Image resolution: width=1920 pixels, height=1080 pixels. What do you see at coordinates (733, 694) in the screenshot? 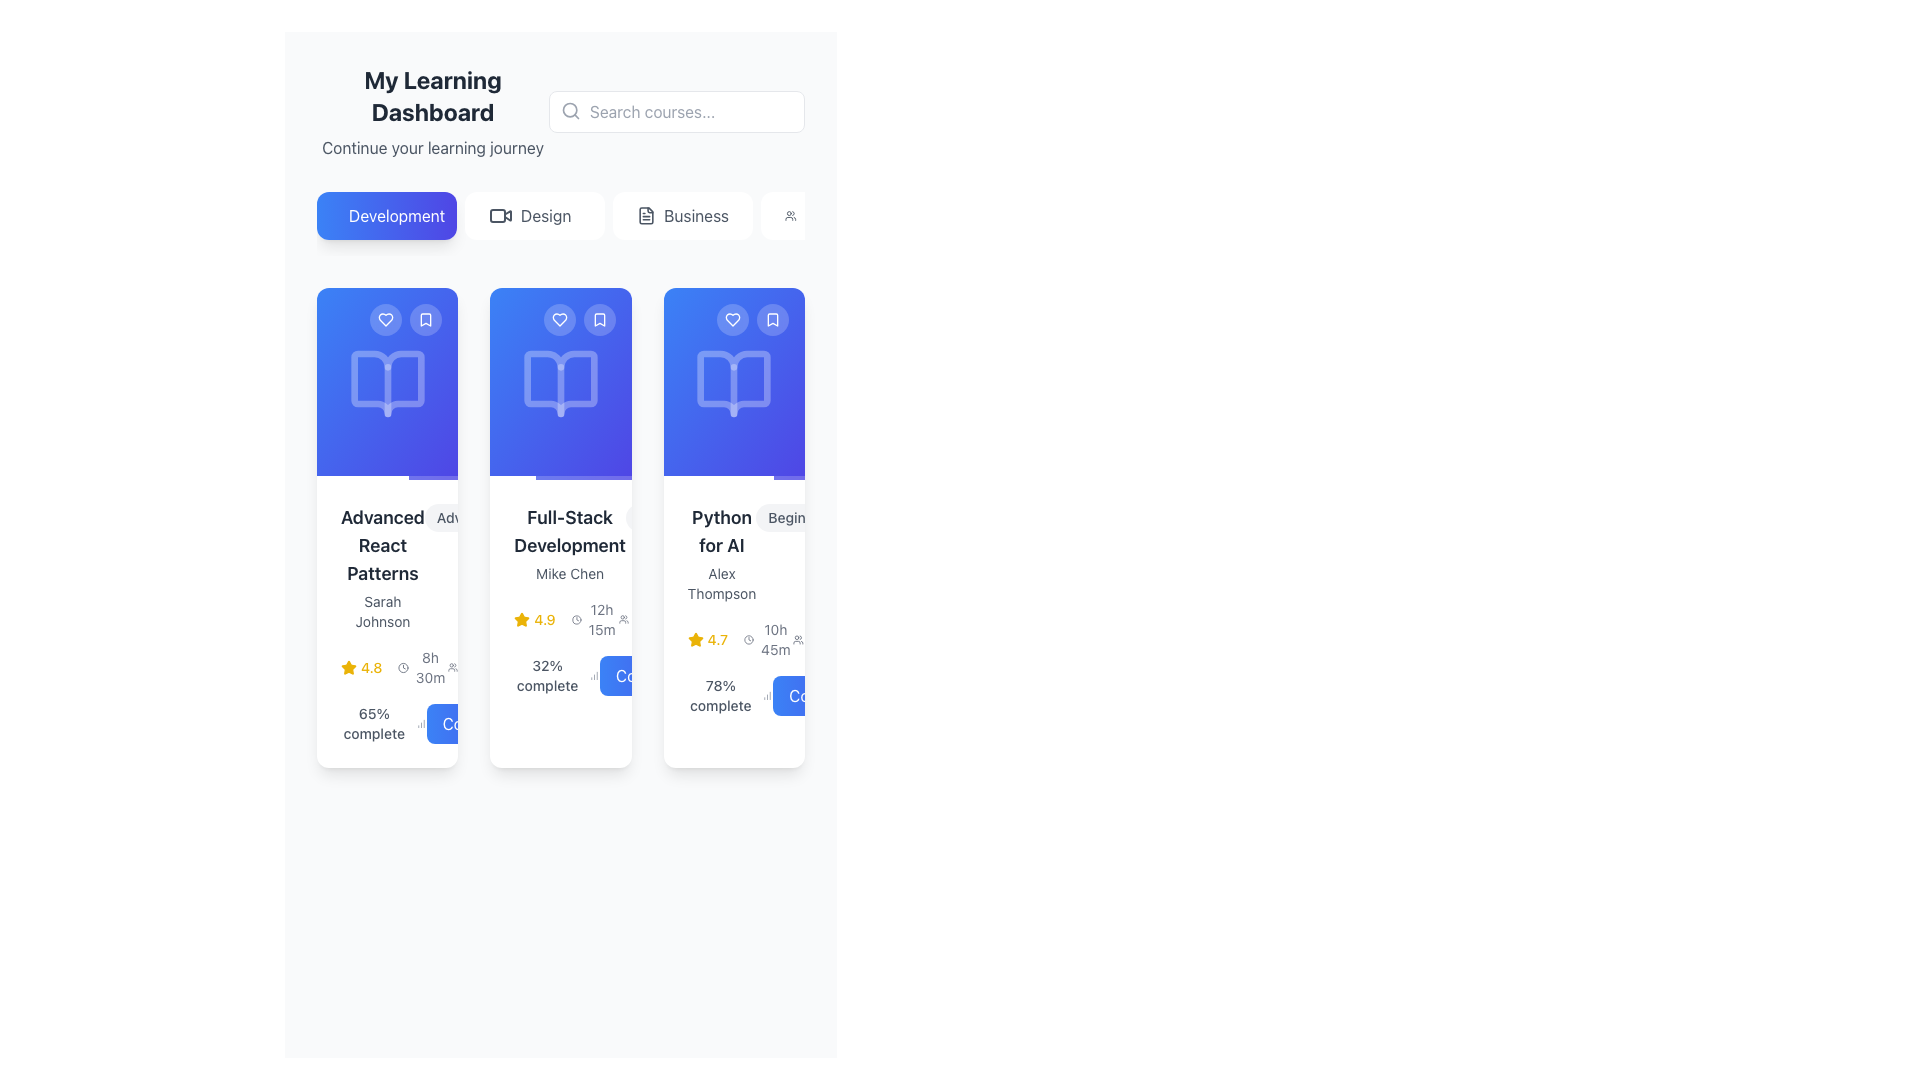
I see `the progress indicator displaying '78%' and 'complete'` at bounding box center [733, 694].